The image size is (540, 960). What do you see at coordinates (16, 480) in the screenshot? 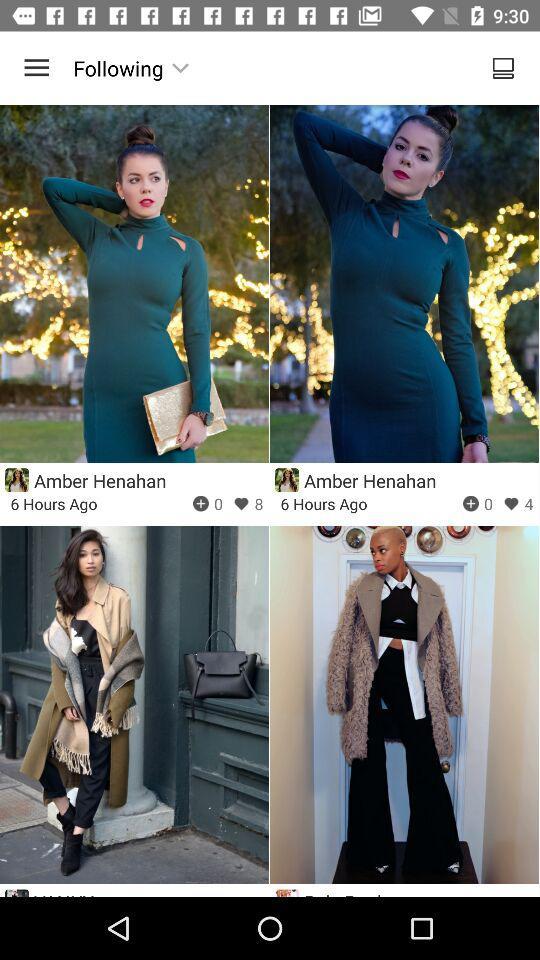
I see `user 's profile` at bounding box center [16, 480].